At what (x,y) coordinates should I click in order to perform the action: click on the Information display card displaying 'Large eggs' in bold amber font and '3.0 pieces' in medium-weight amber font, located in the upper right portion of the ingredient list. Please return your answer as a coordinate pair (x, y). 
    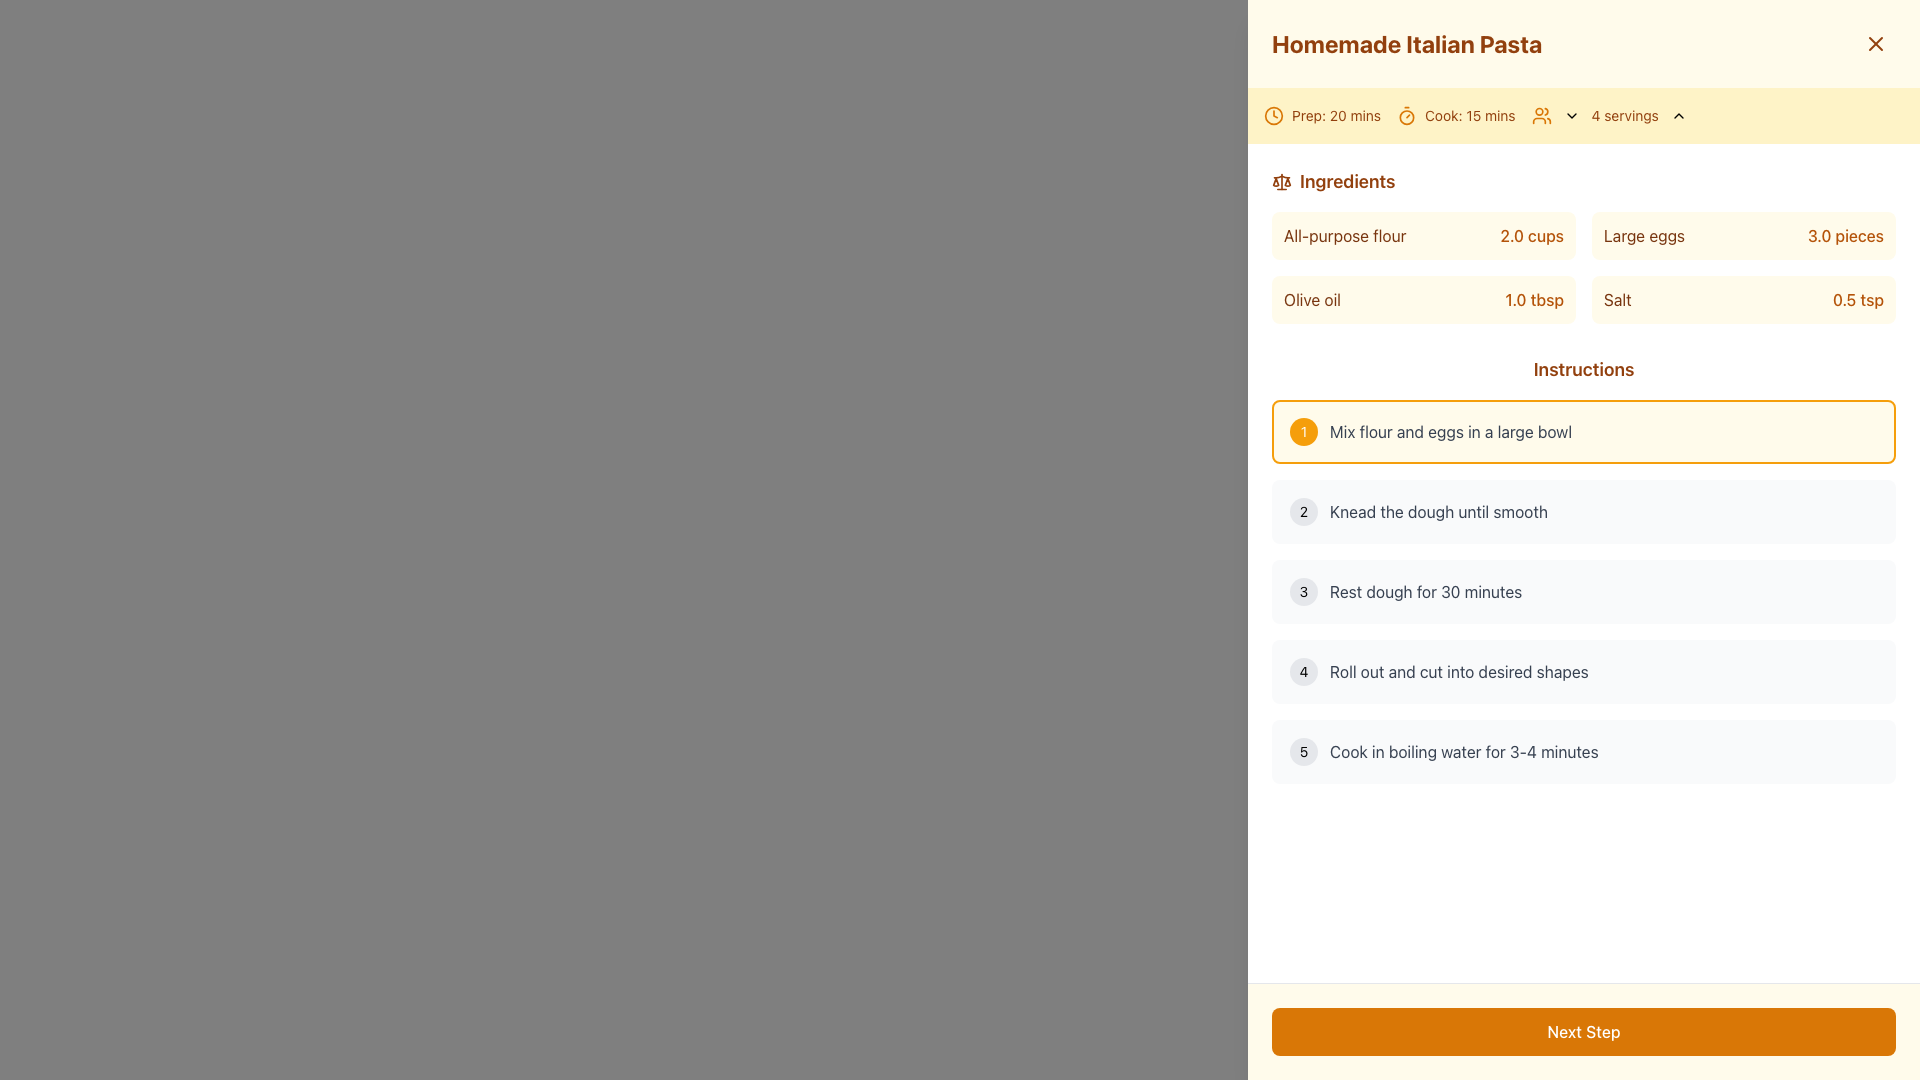
    Looking at the image, I should click on (1742, 234).